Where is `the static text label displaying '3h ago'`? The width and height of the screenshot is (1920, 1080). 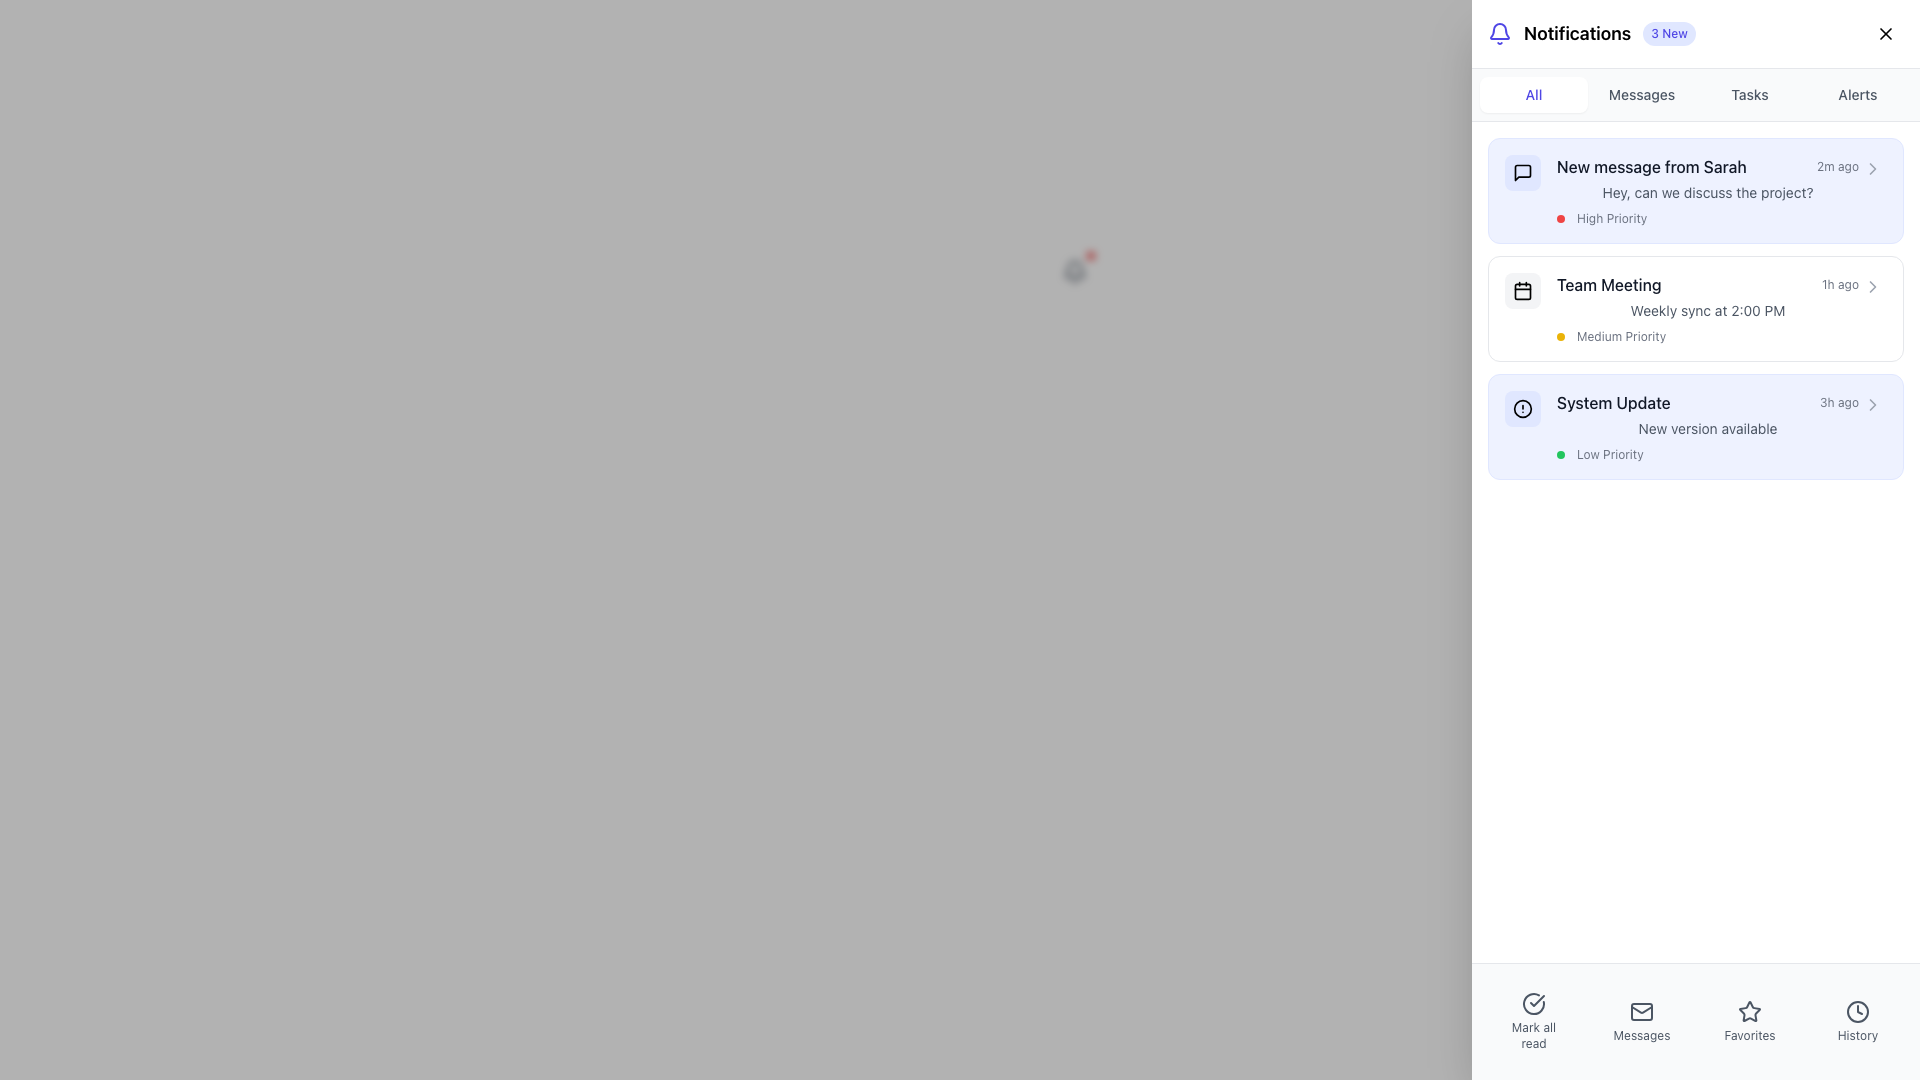 the static text label displaying '3h ago' is located at coordinates (1839, 402).